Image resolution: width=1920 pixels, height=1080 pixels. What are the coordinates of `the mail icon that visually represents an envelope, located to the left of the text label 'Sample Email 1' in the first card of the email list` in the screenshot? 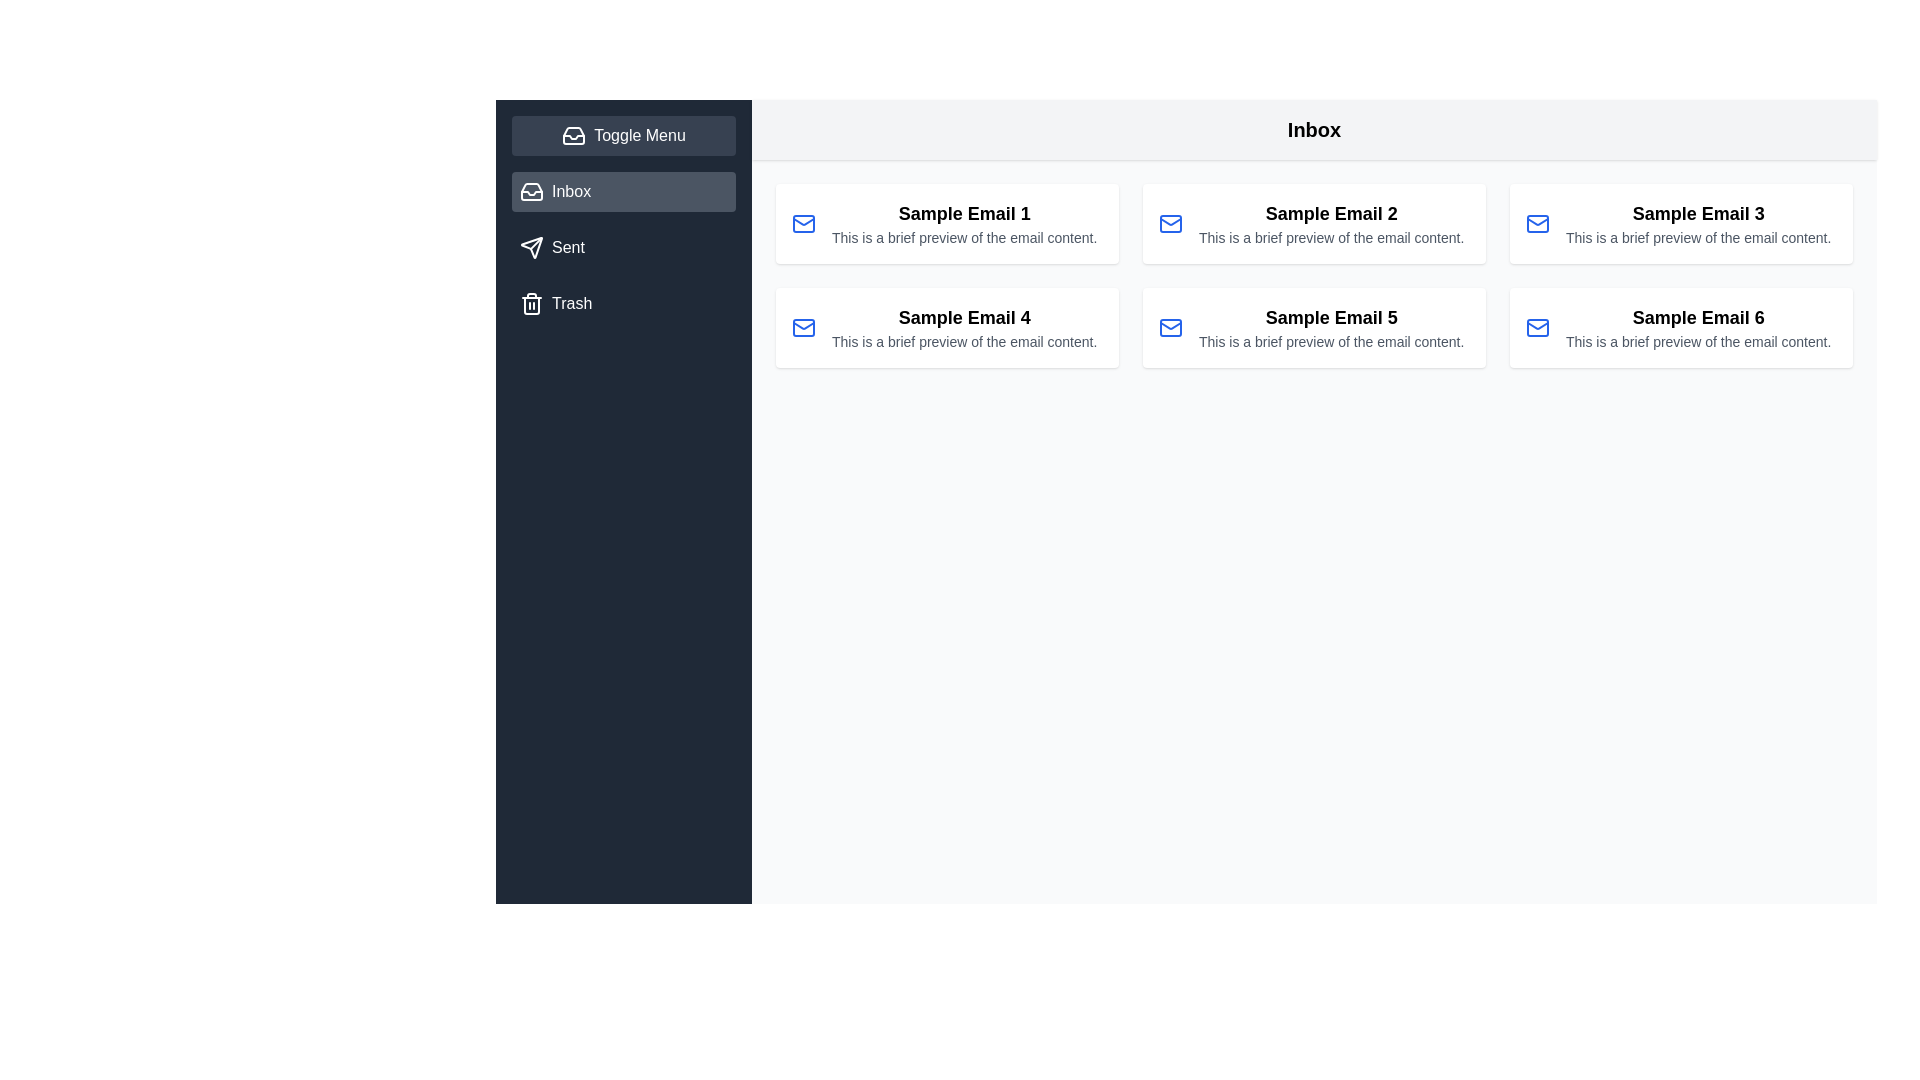 It's located at (804, 223).